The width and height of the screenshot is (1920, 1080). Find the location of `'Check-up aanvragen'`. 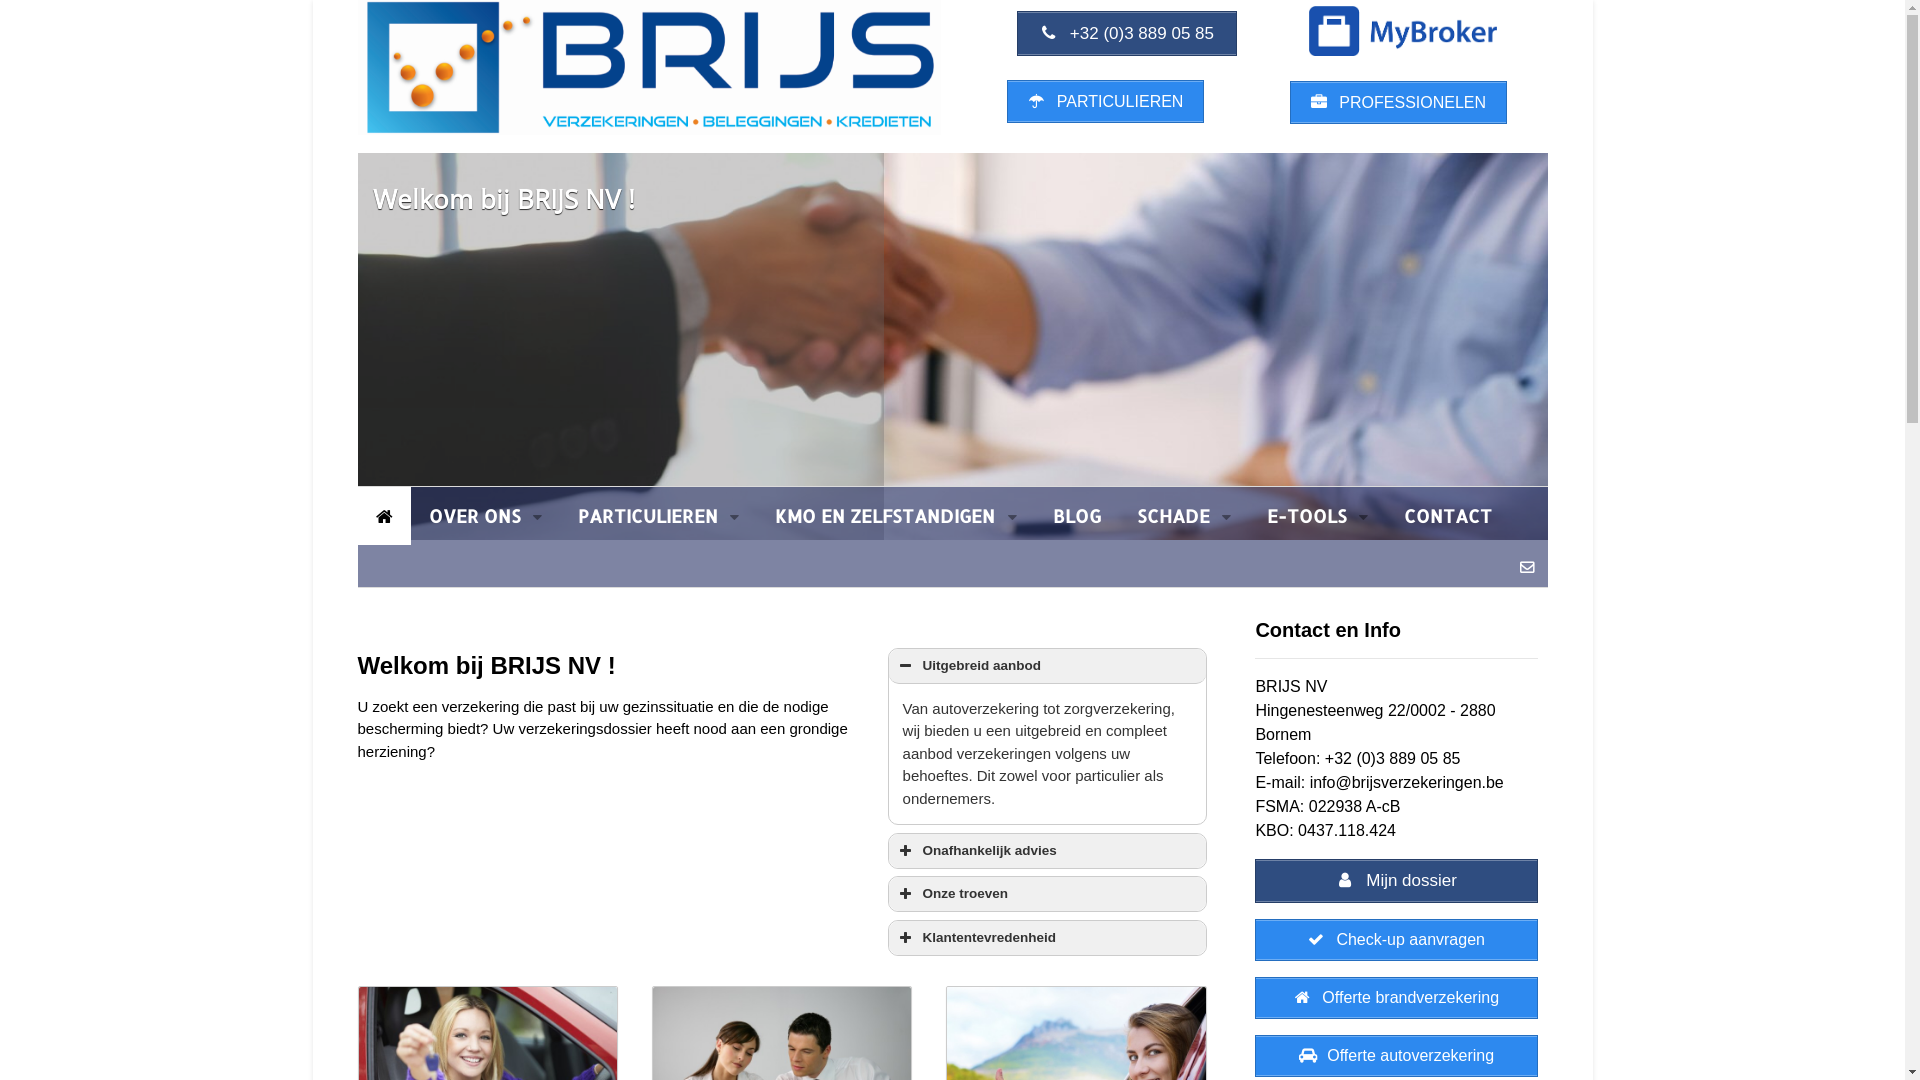

'Check-up aanvragen' is located at coordinates (1253, 940).